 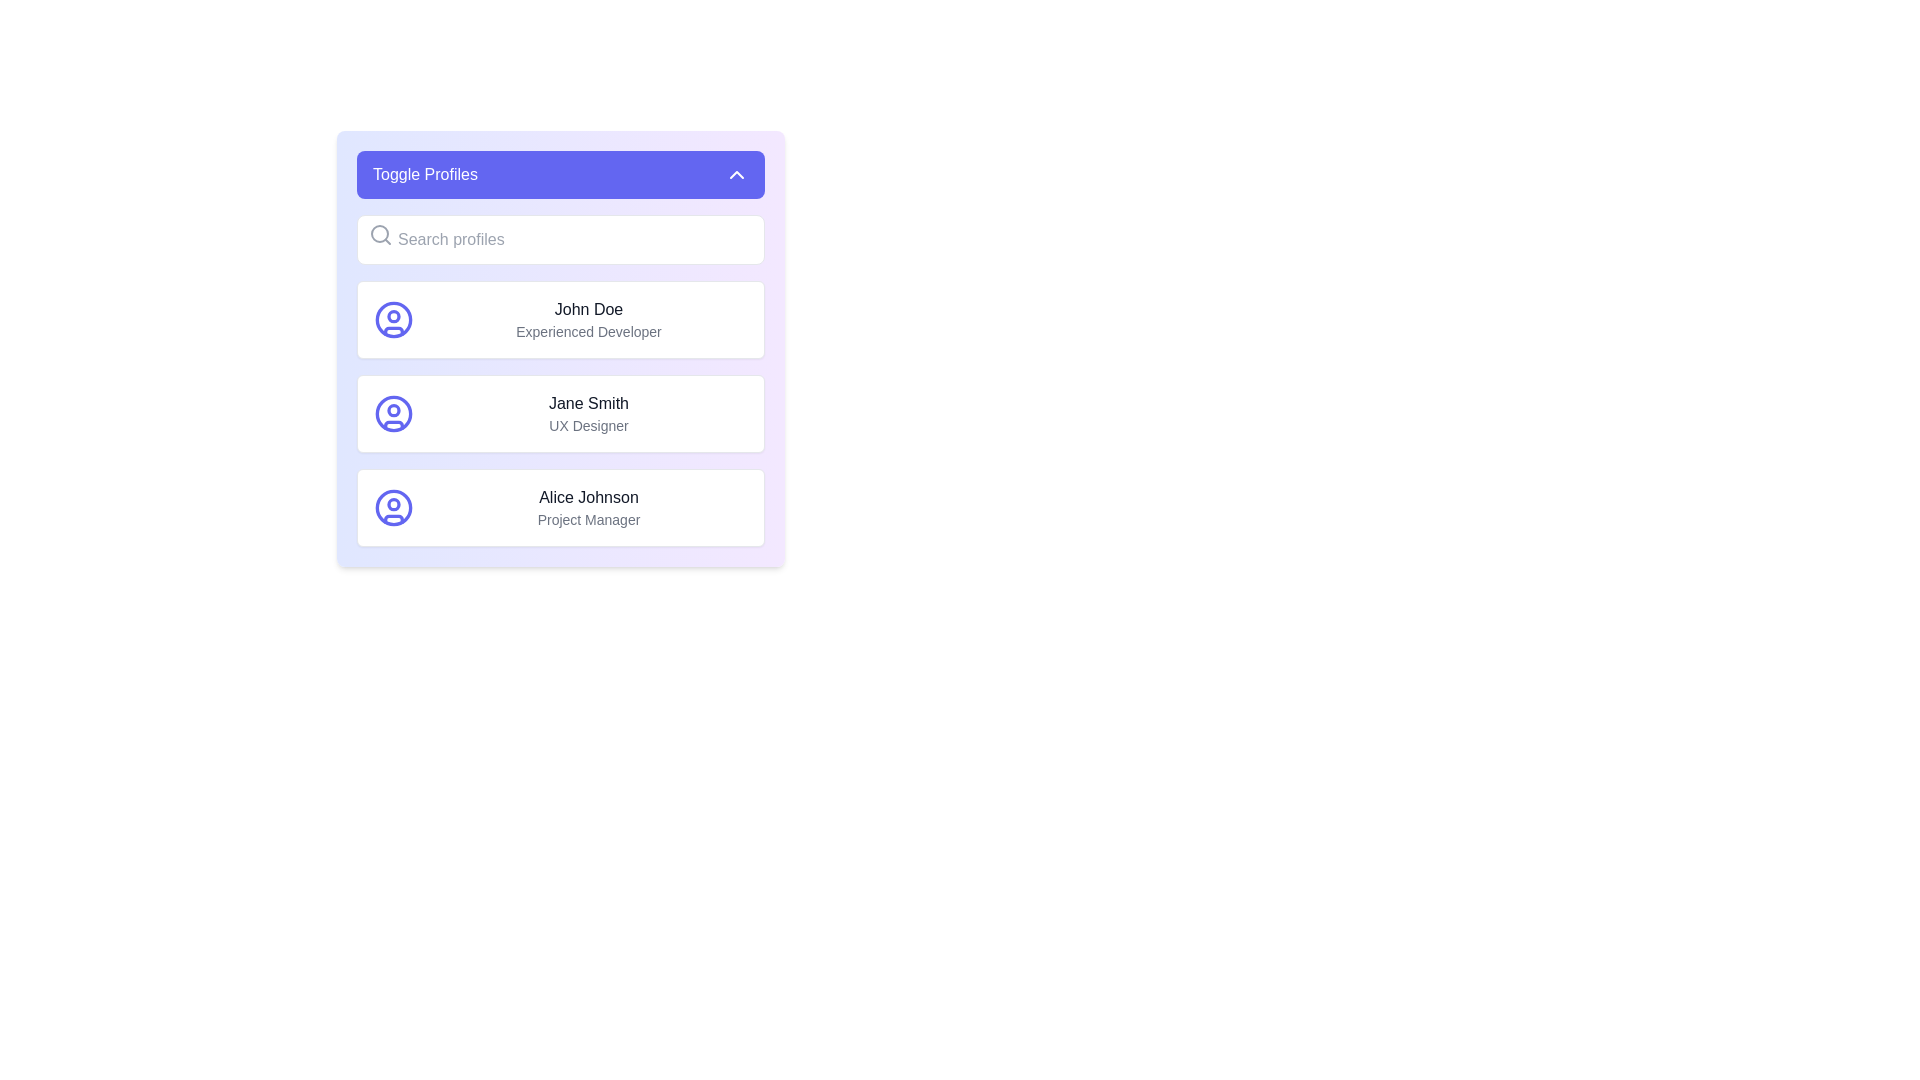 What do you see at coordinates (588, 309) in the screenshot?
I see `the Text Label displaying the name of the user in the profile list card, located above the subtitle 'Experienced Developer' and next to the user profile icon` at bounding box center [588, 309].